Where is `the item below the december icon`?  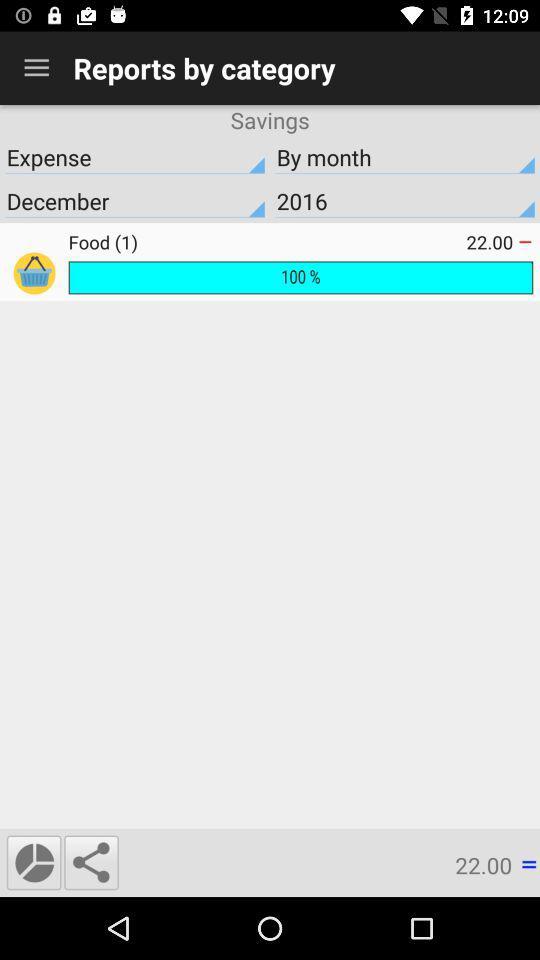
the item below the december icon is located at coordinates (267, 241).